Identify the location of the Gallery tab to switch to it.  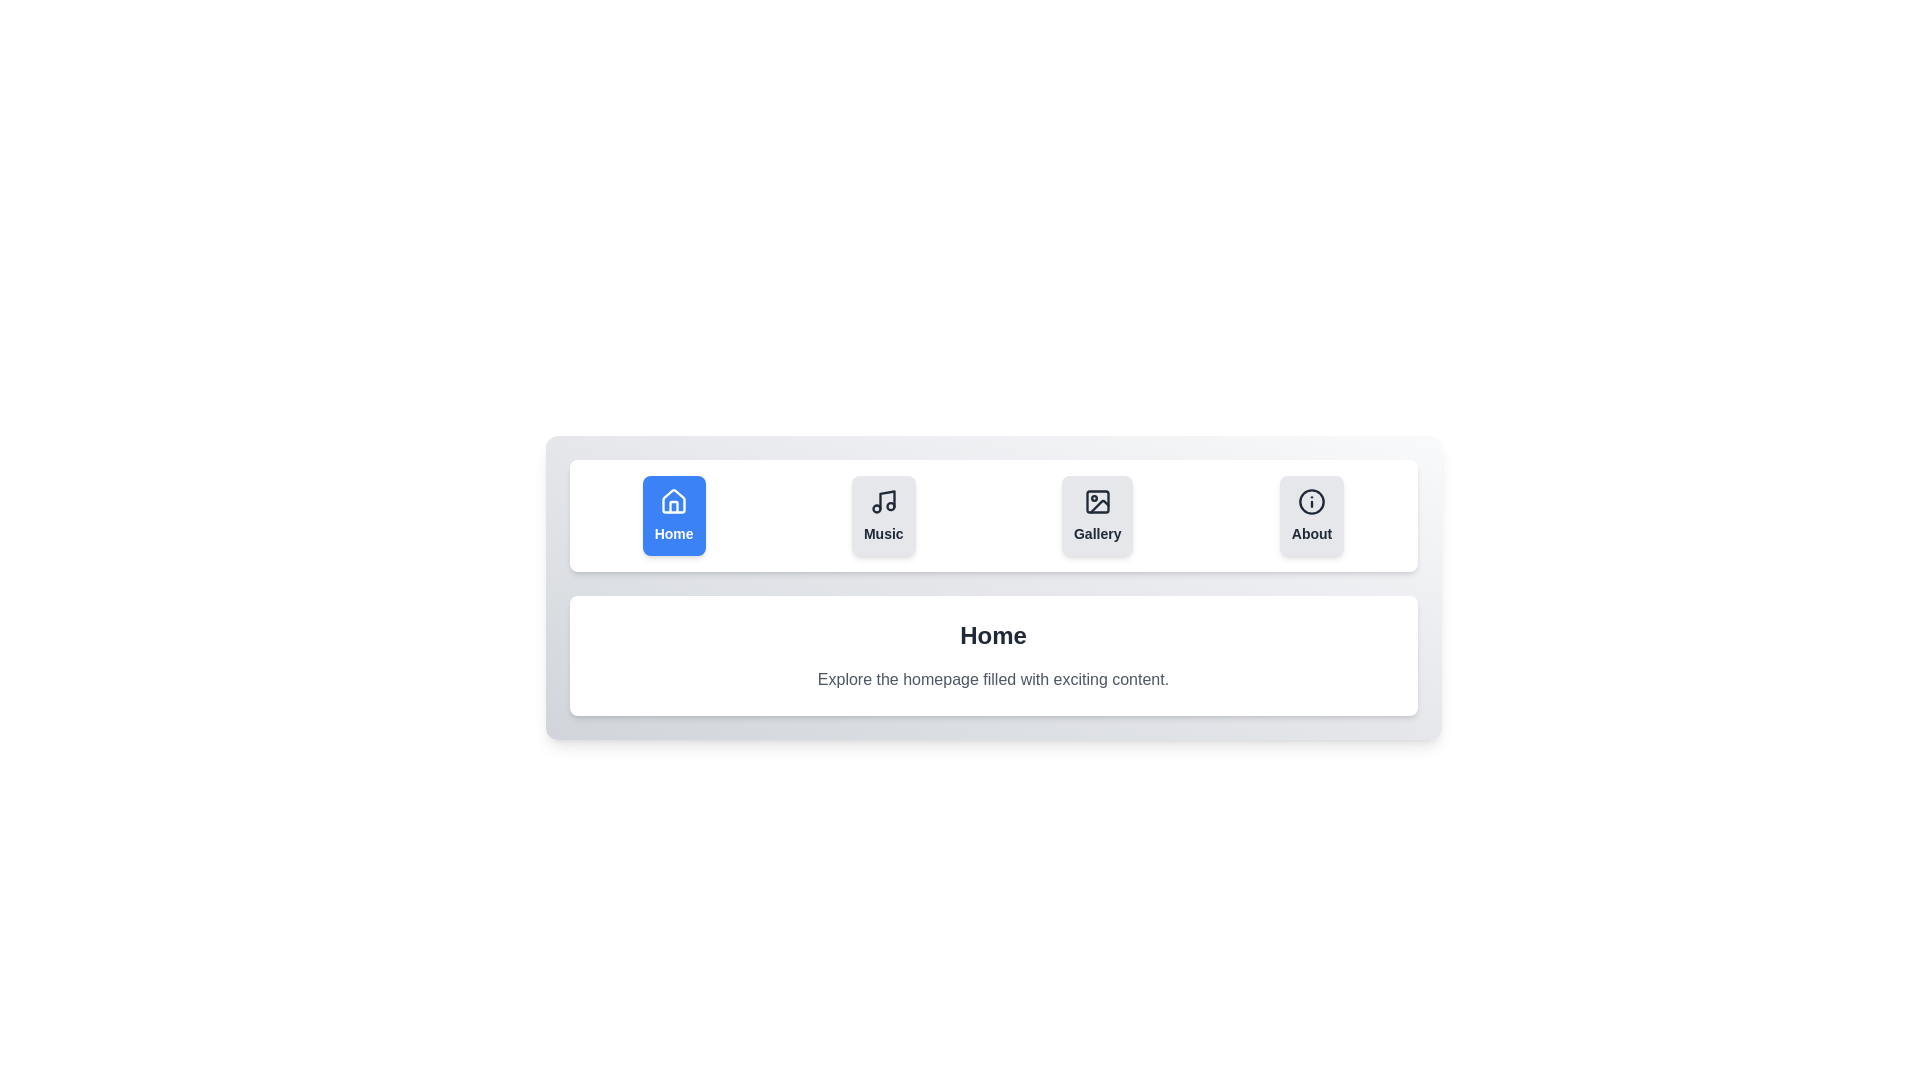
(1096, 515).